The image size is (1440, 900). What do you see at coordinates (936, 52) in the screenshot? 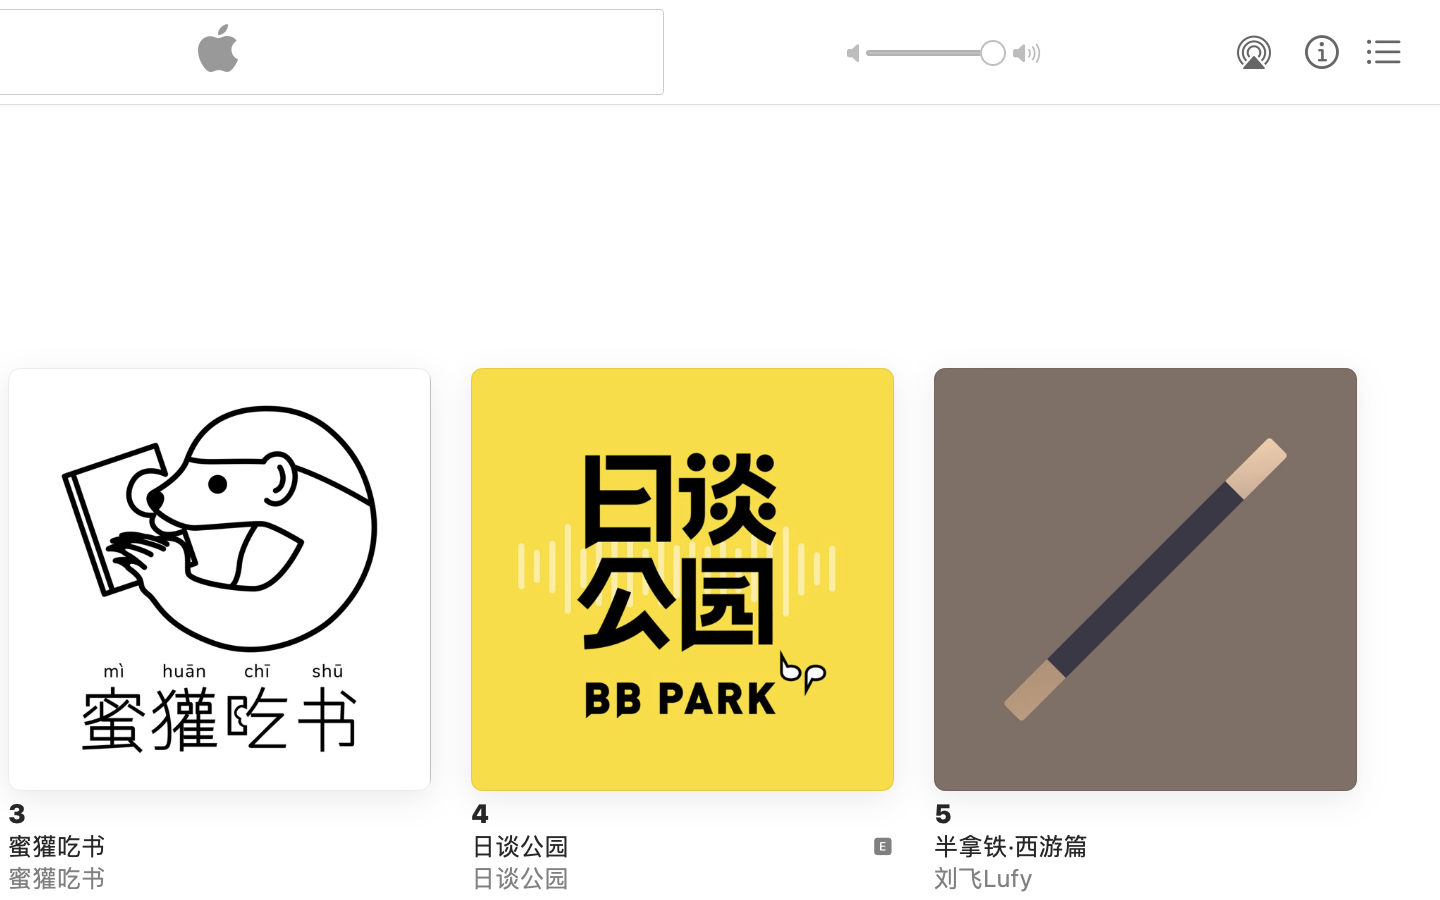
I see `'1.0'` at bounding box center [936, 52].